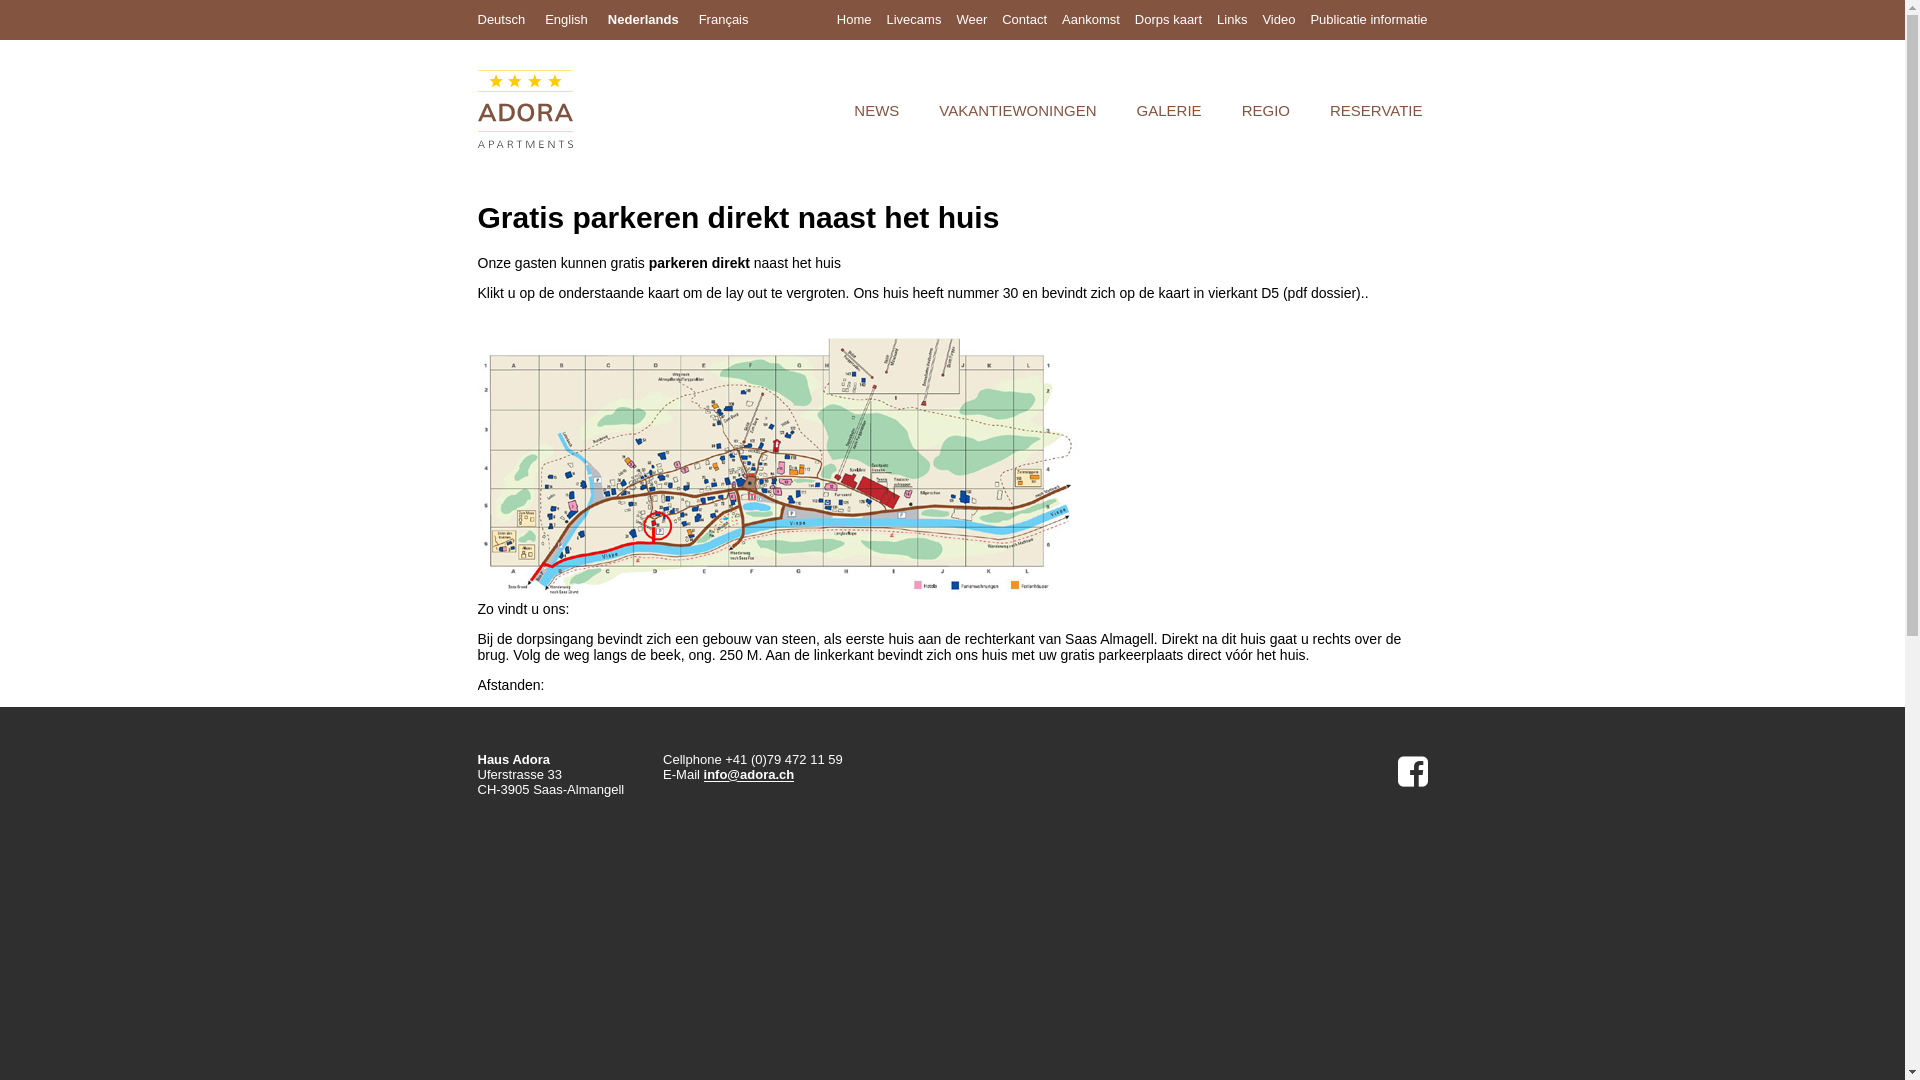 The width and height of the screenshot is (1920, 1080). What do you see at coordinates (1231, 19) in the screenshot?
I see `'Links'` at bounding box center [1231, 19].